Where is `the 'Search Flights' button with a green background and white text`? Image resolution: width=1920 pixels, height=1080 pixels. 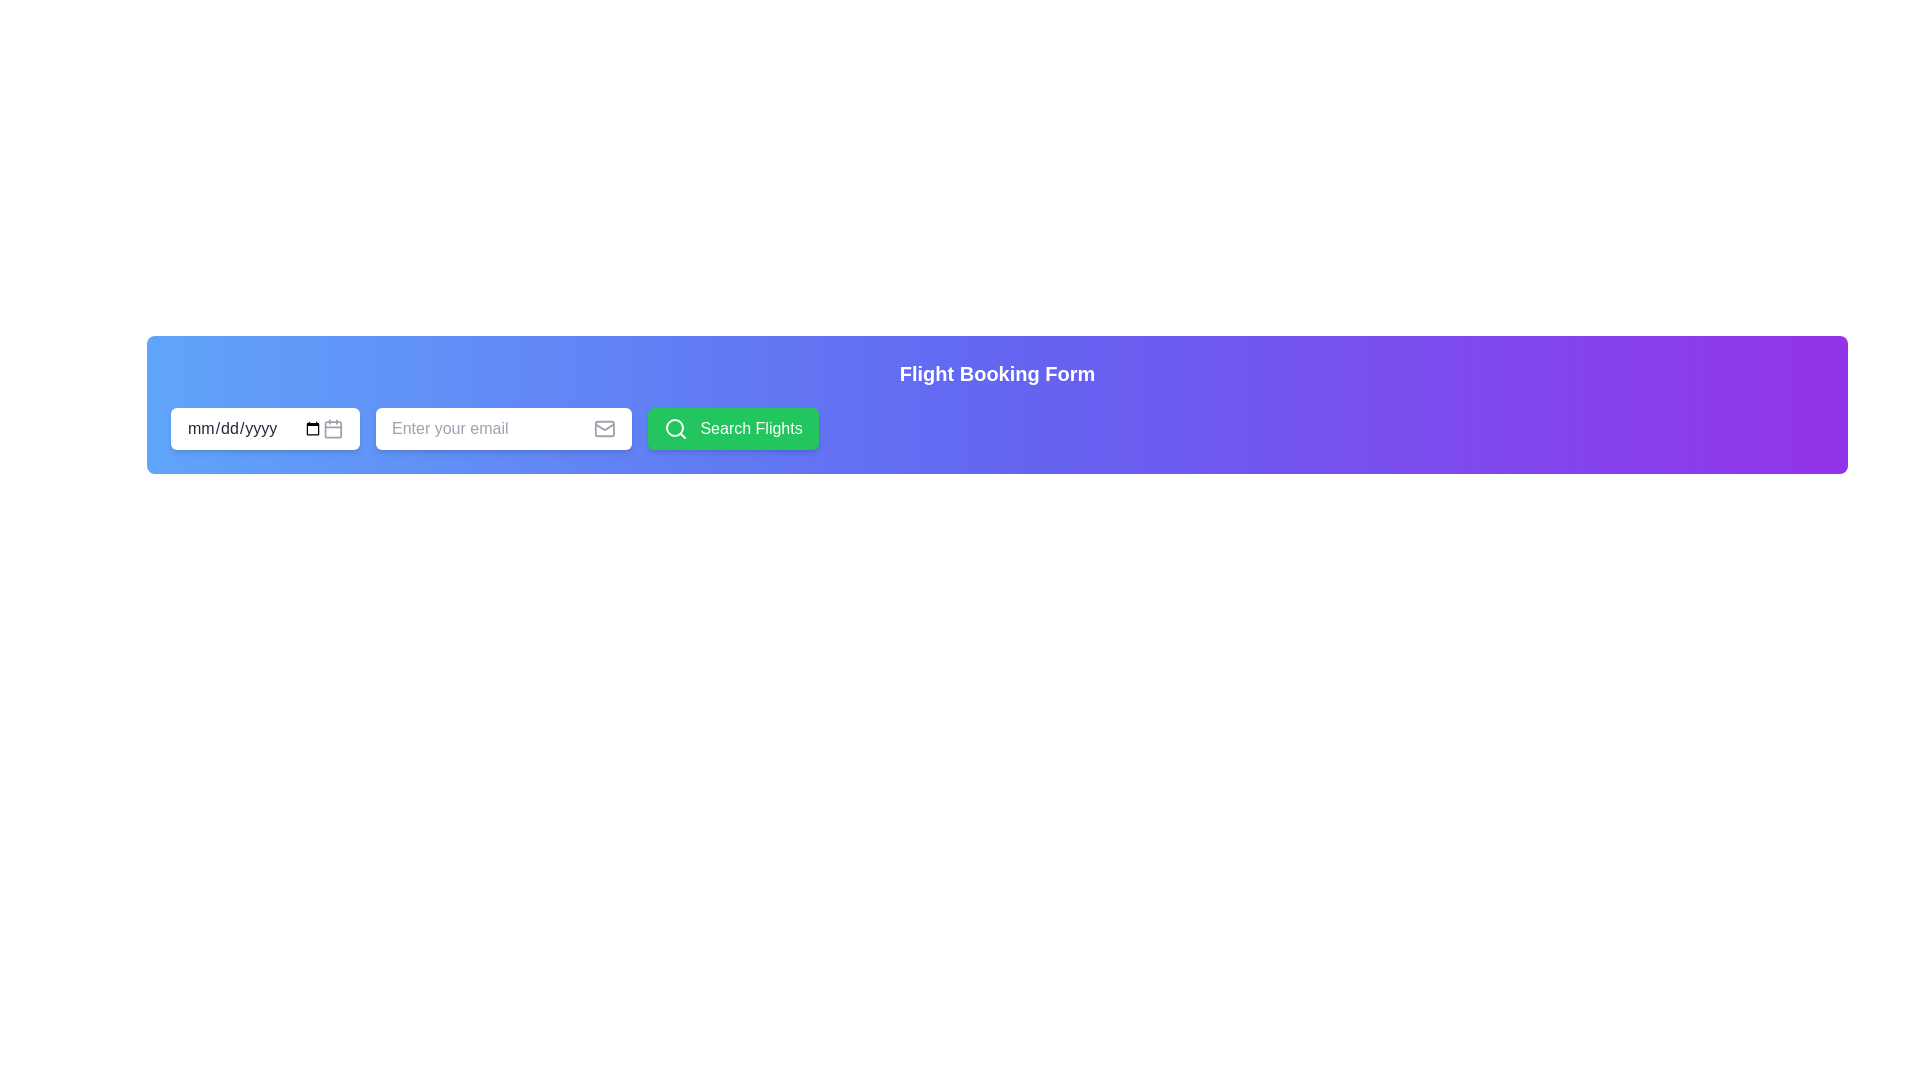 the 'Search Flights' button with a green background and white text is located at coordinates (732, 427).